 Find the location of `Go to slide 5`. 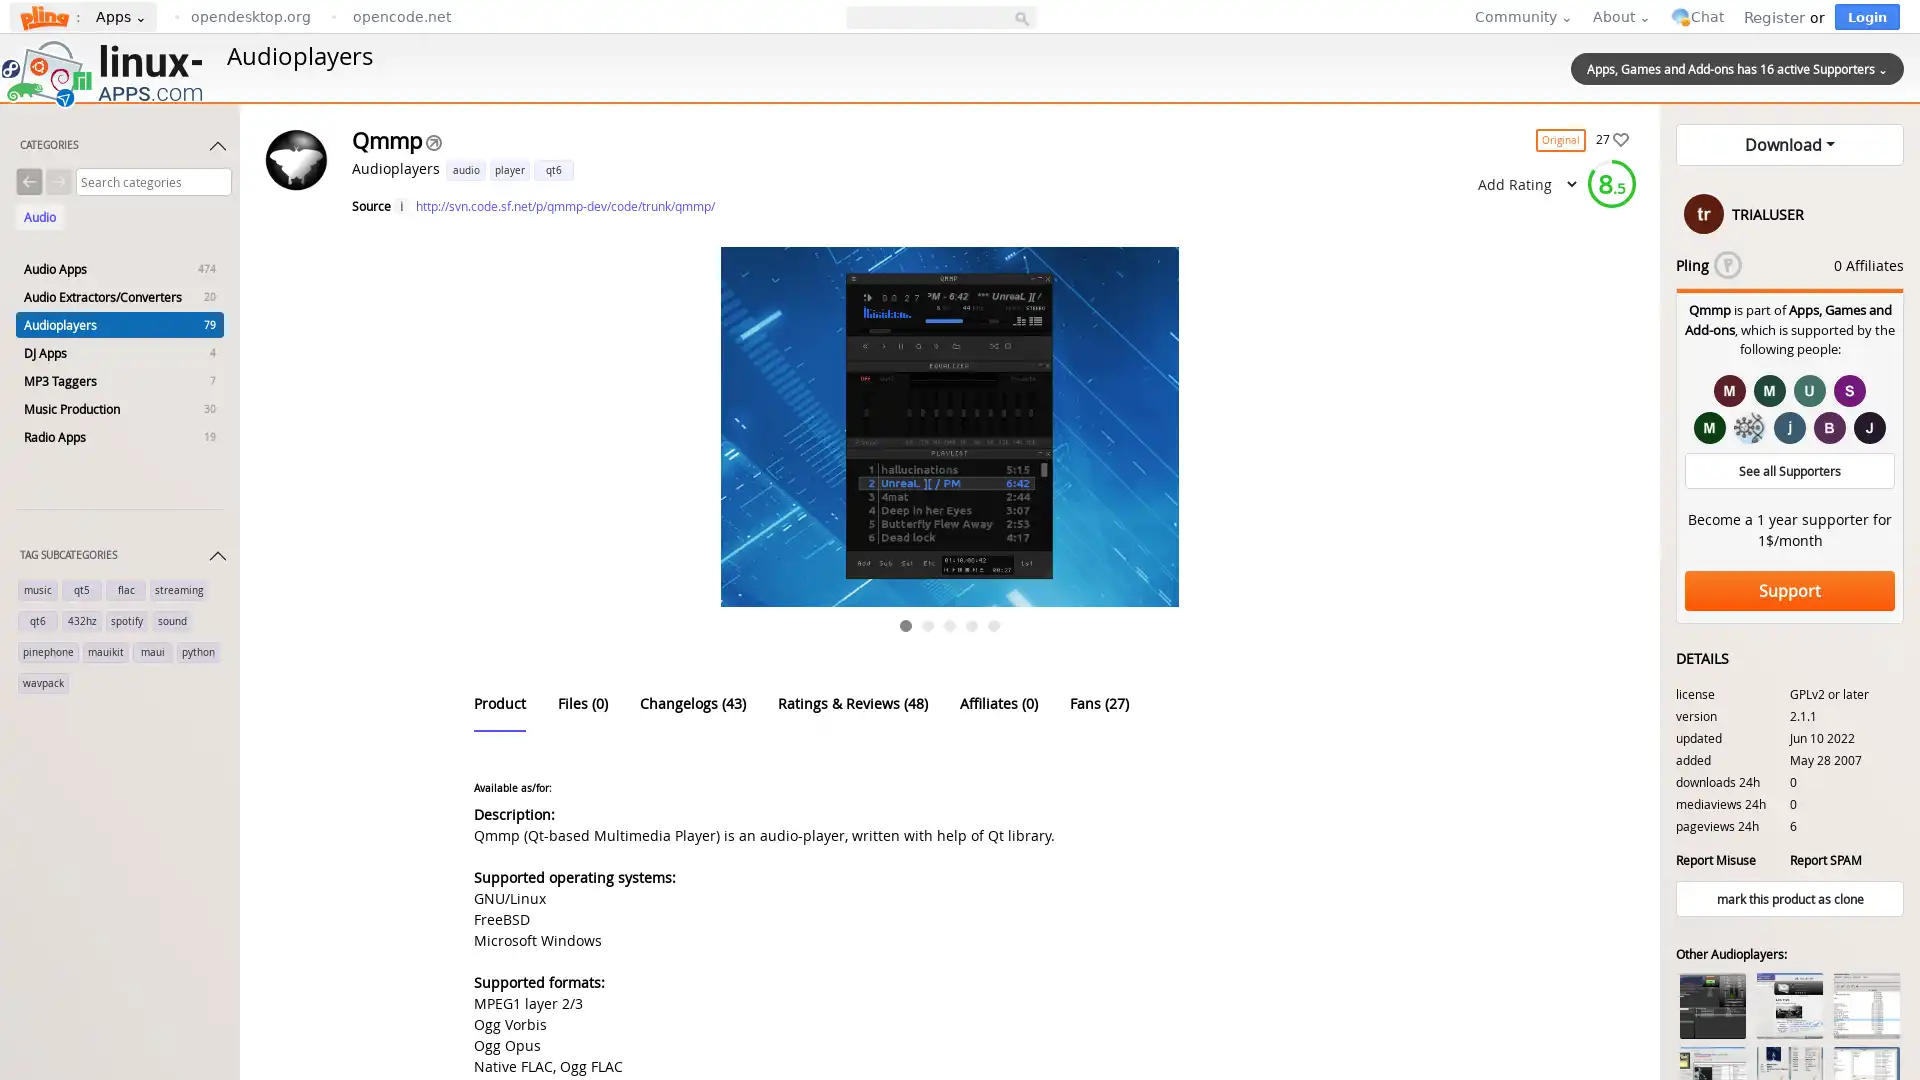

Go to slide 5 is located at coordinates (993, 624).